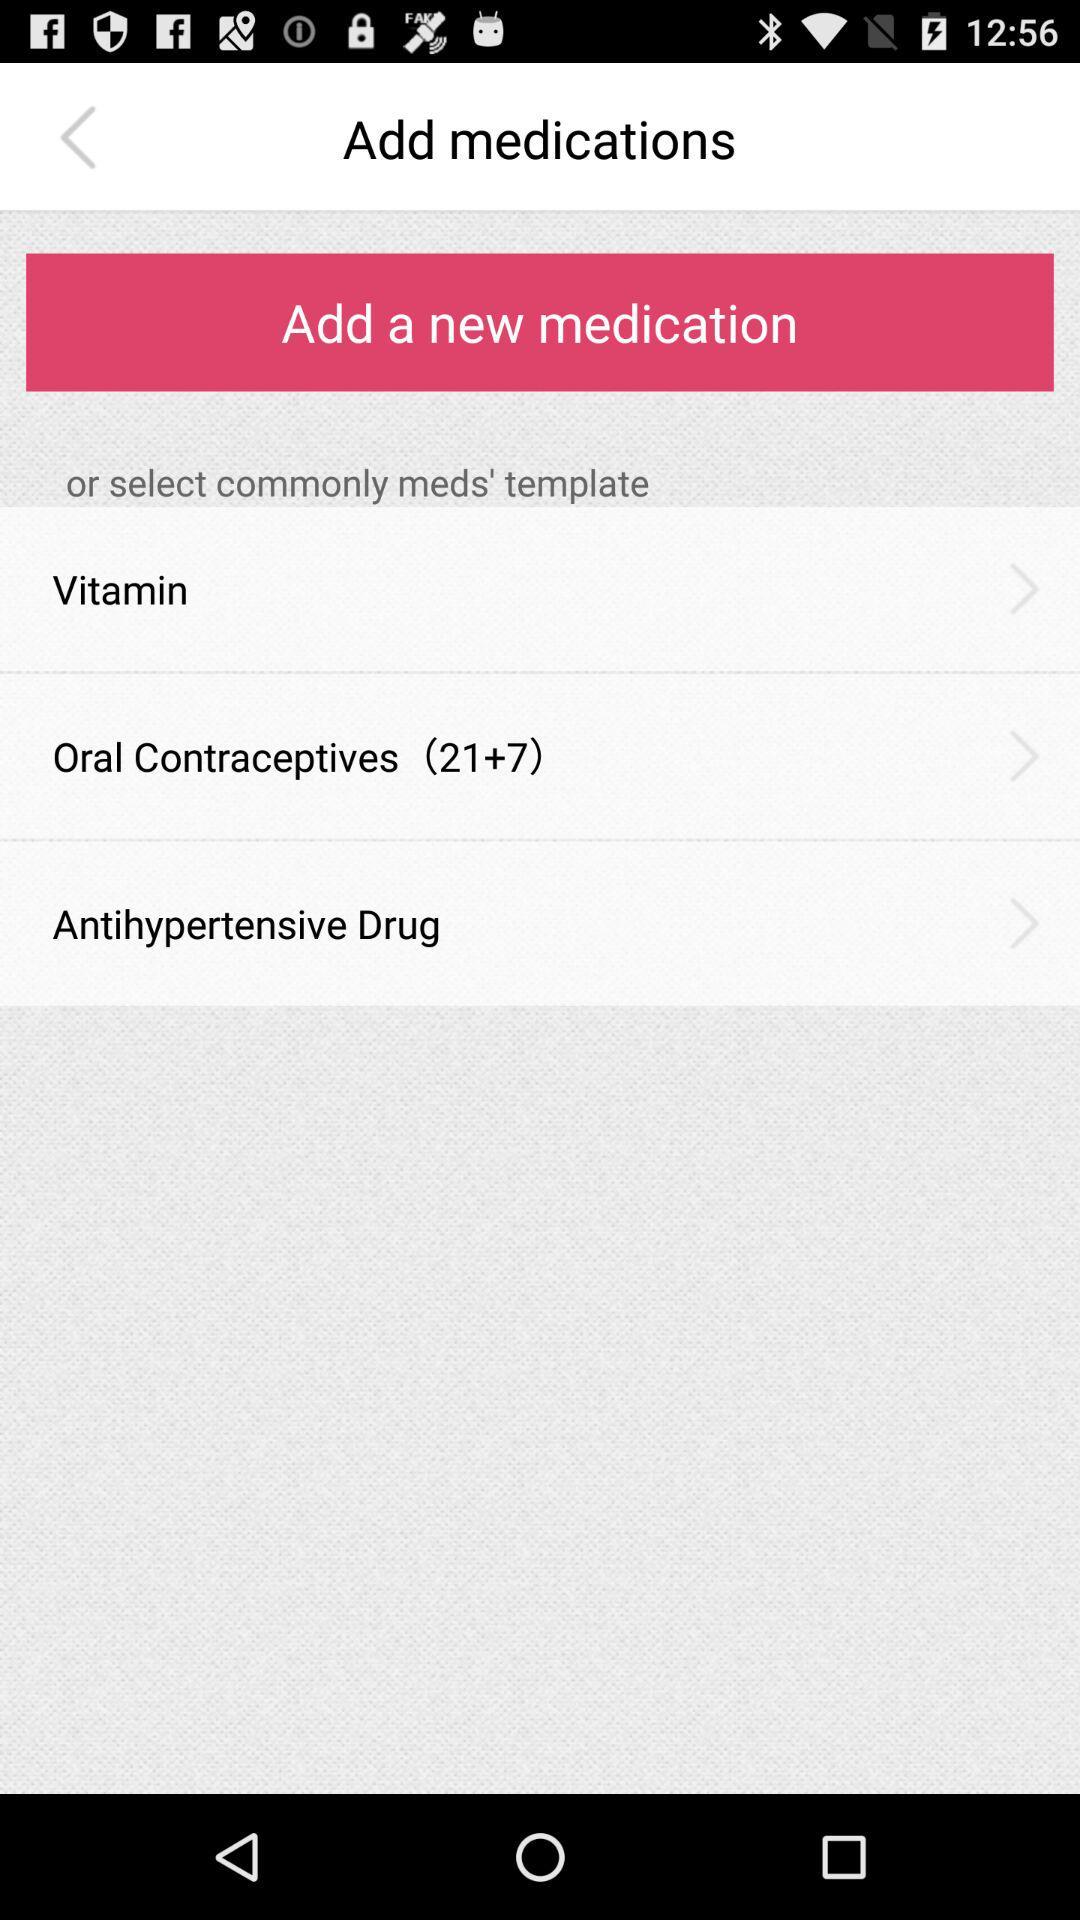  Describe the element at coordinates (82, 137) in the screenshot. I see `item above the add a new item` at that location.